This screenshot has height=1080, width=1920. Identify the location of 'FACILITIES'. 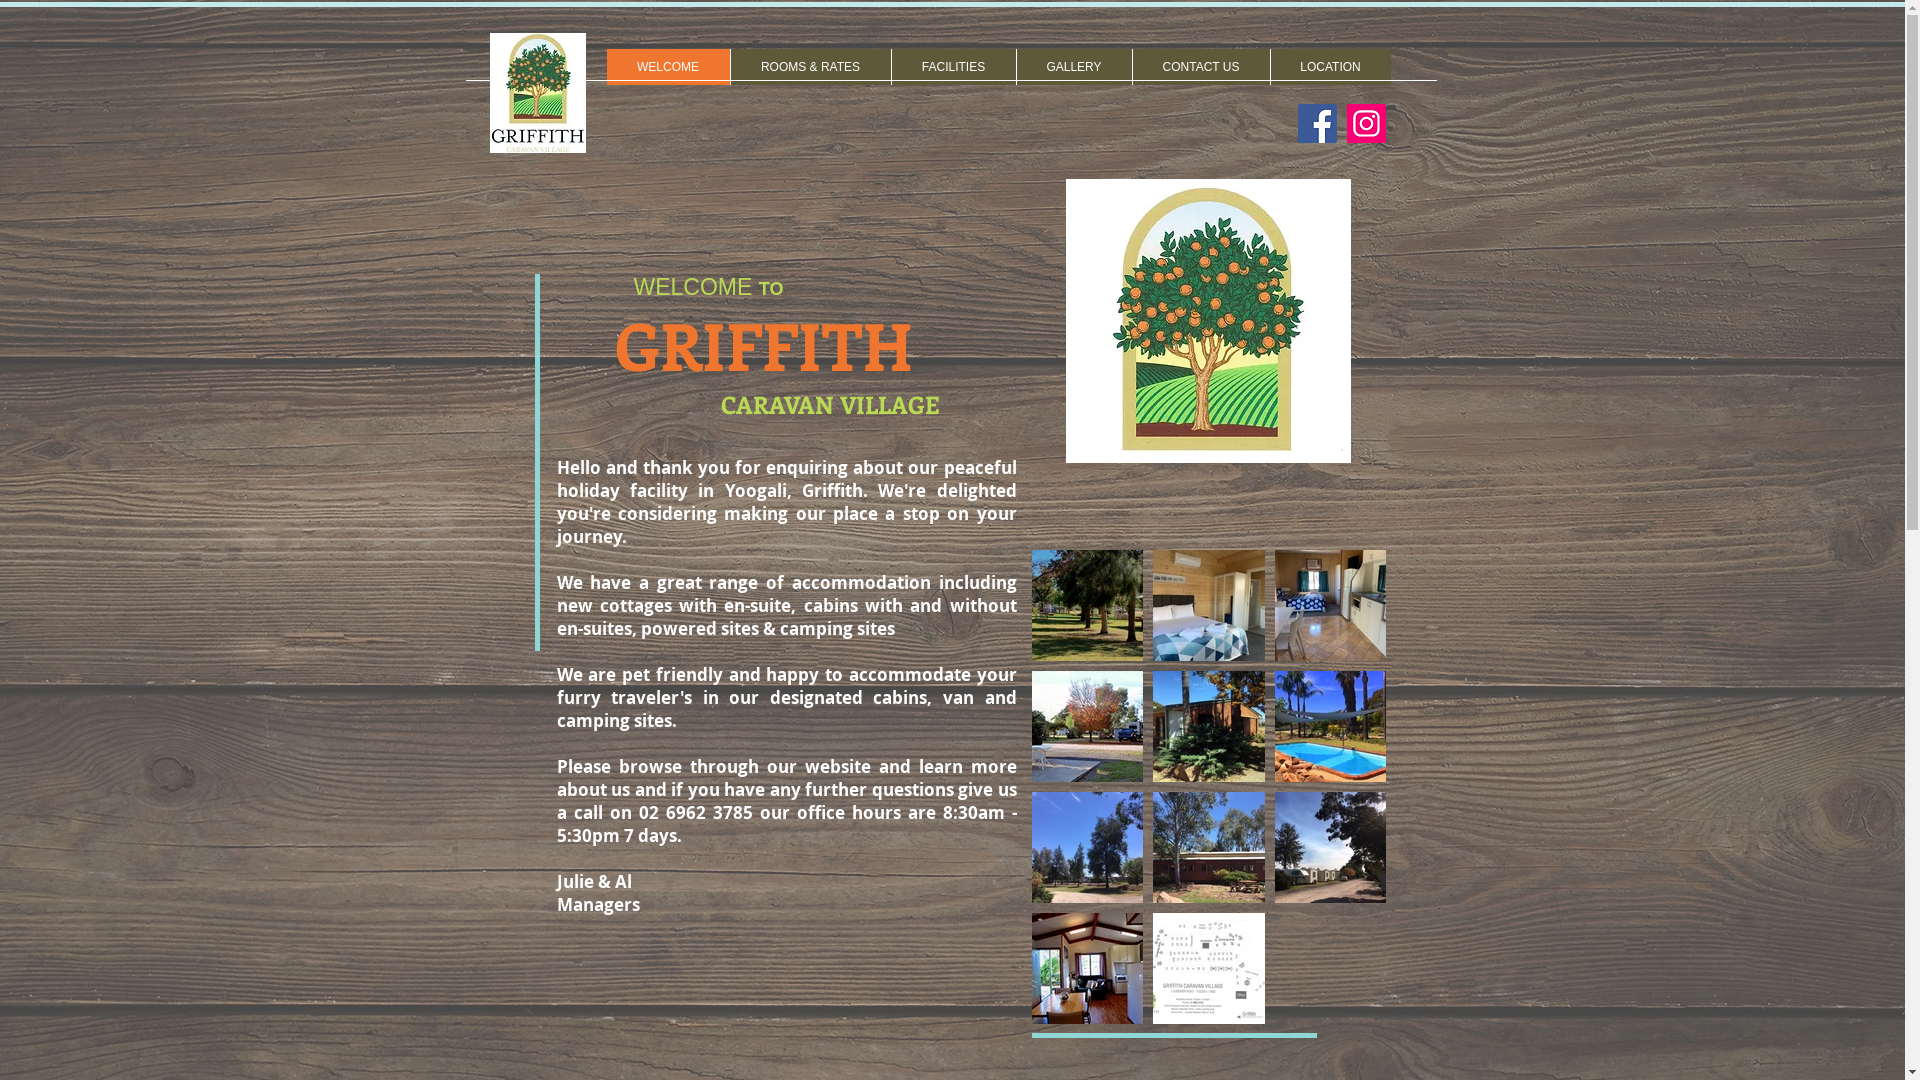
(951, 65).